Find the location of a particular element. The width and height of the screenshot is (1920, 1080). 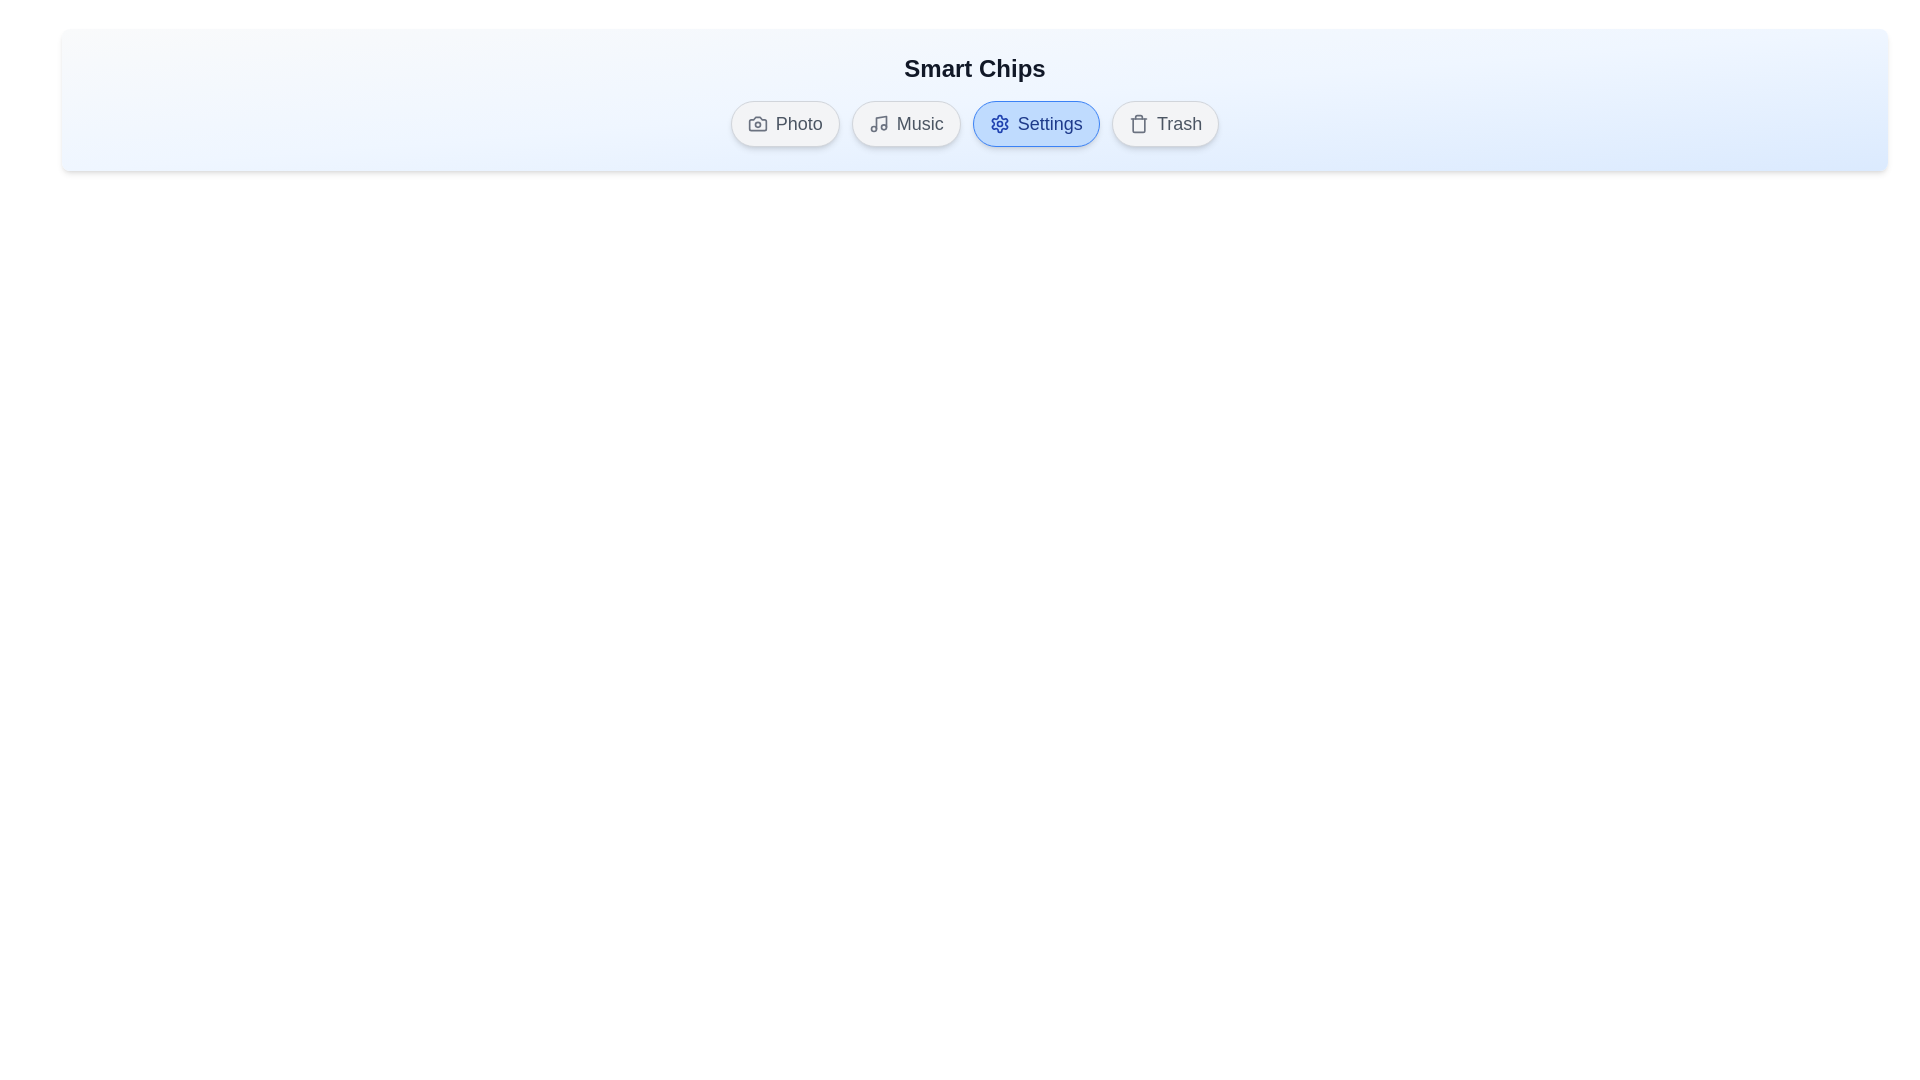

the chip labeled 'Music' to observe its hover effect is located at coordinates (905, 123).